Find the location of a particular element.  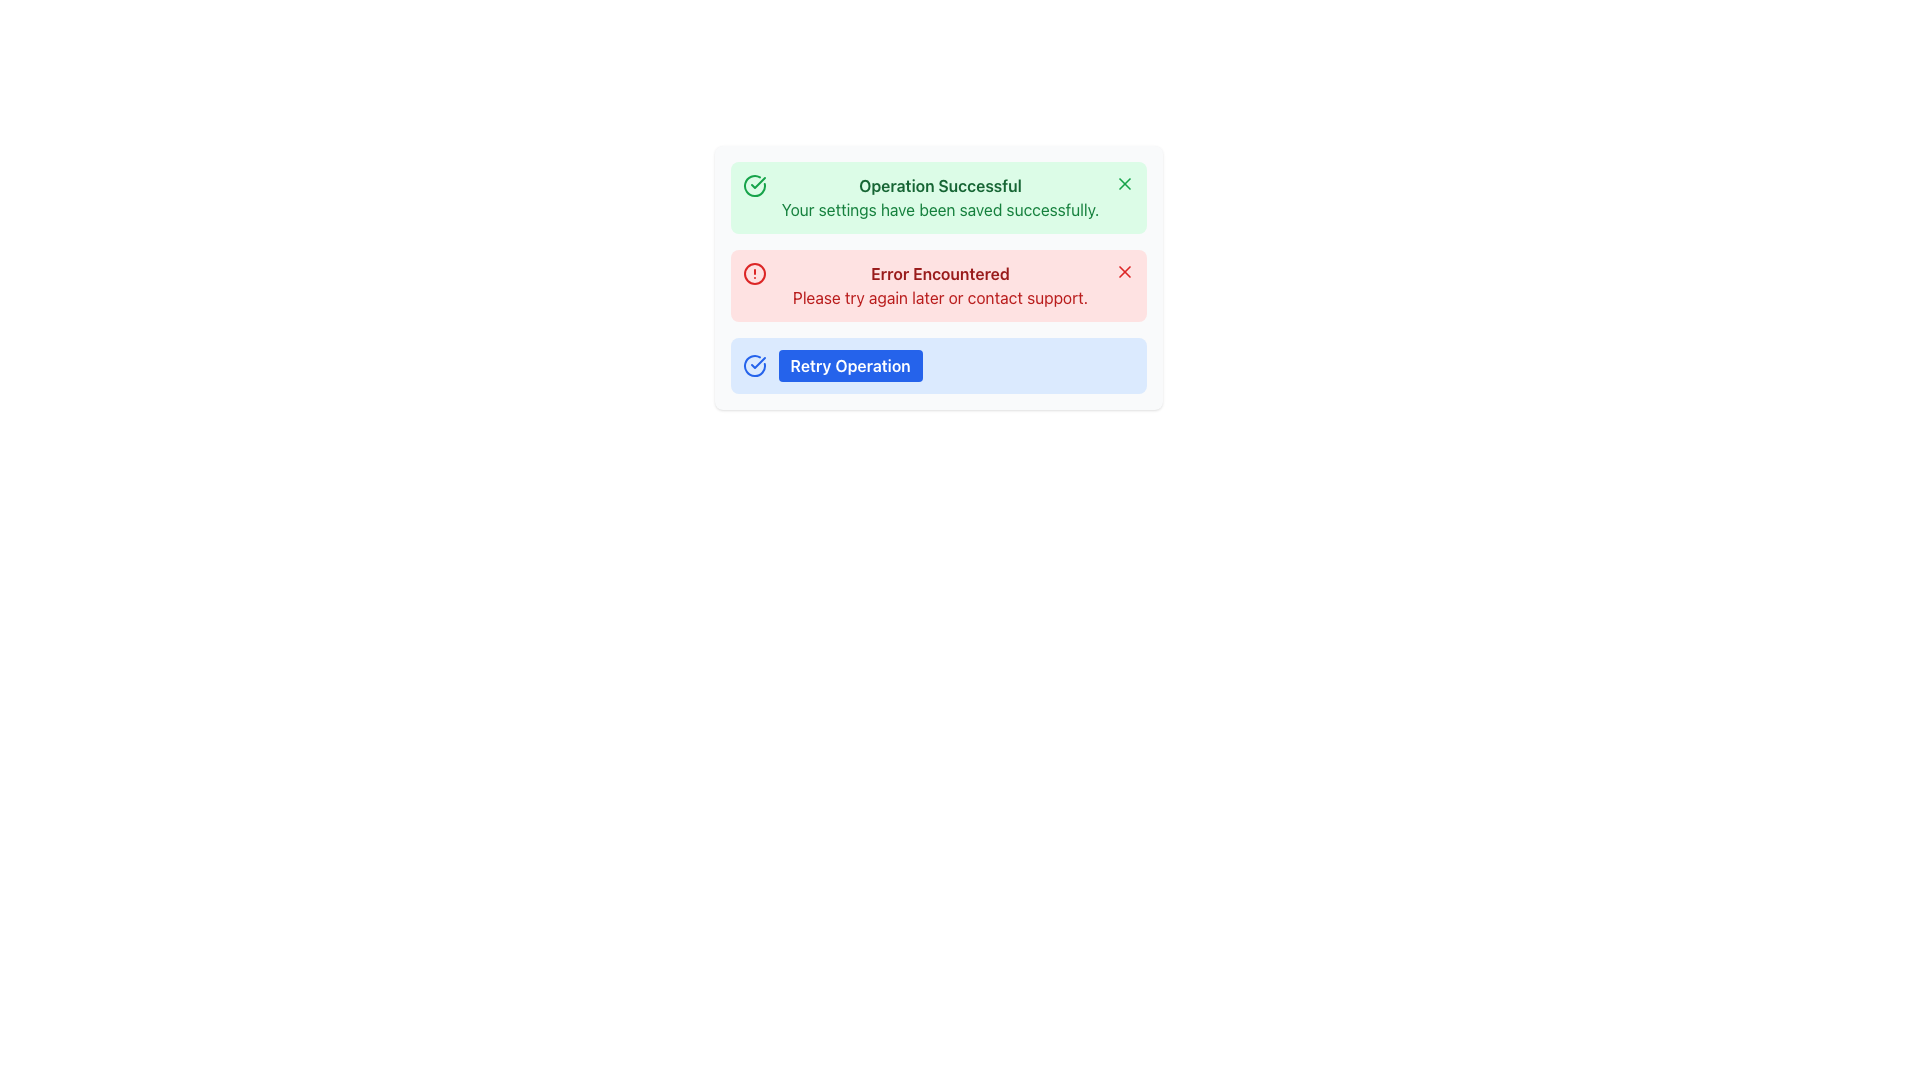

the error status icon located in the top-left corner of the error message panel, next to the red 'Error Encountered' heading is located at coordinates (753, 273).